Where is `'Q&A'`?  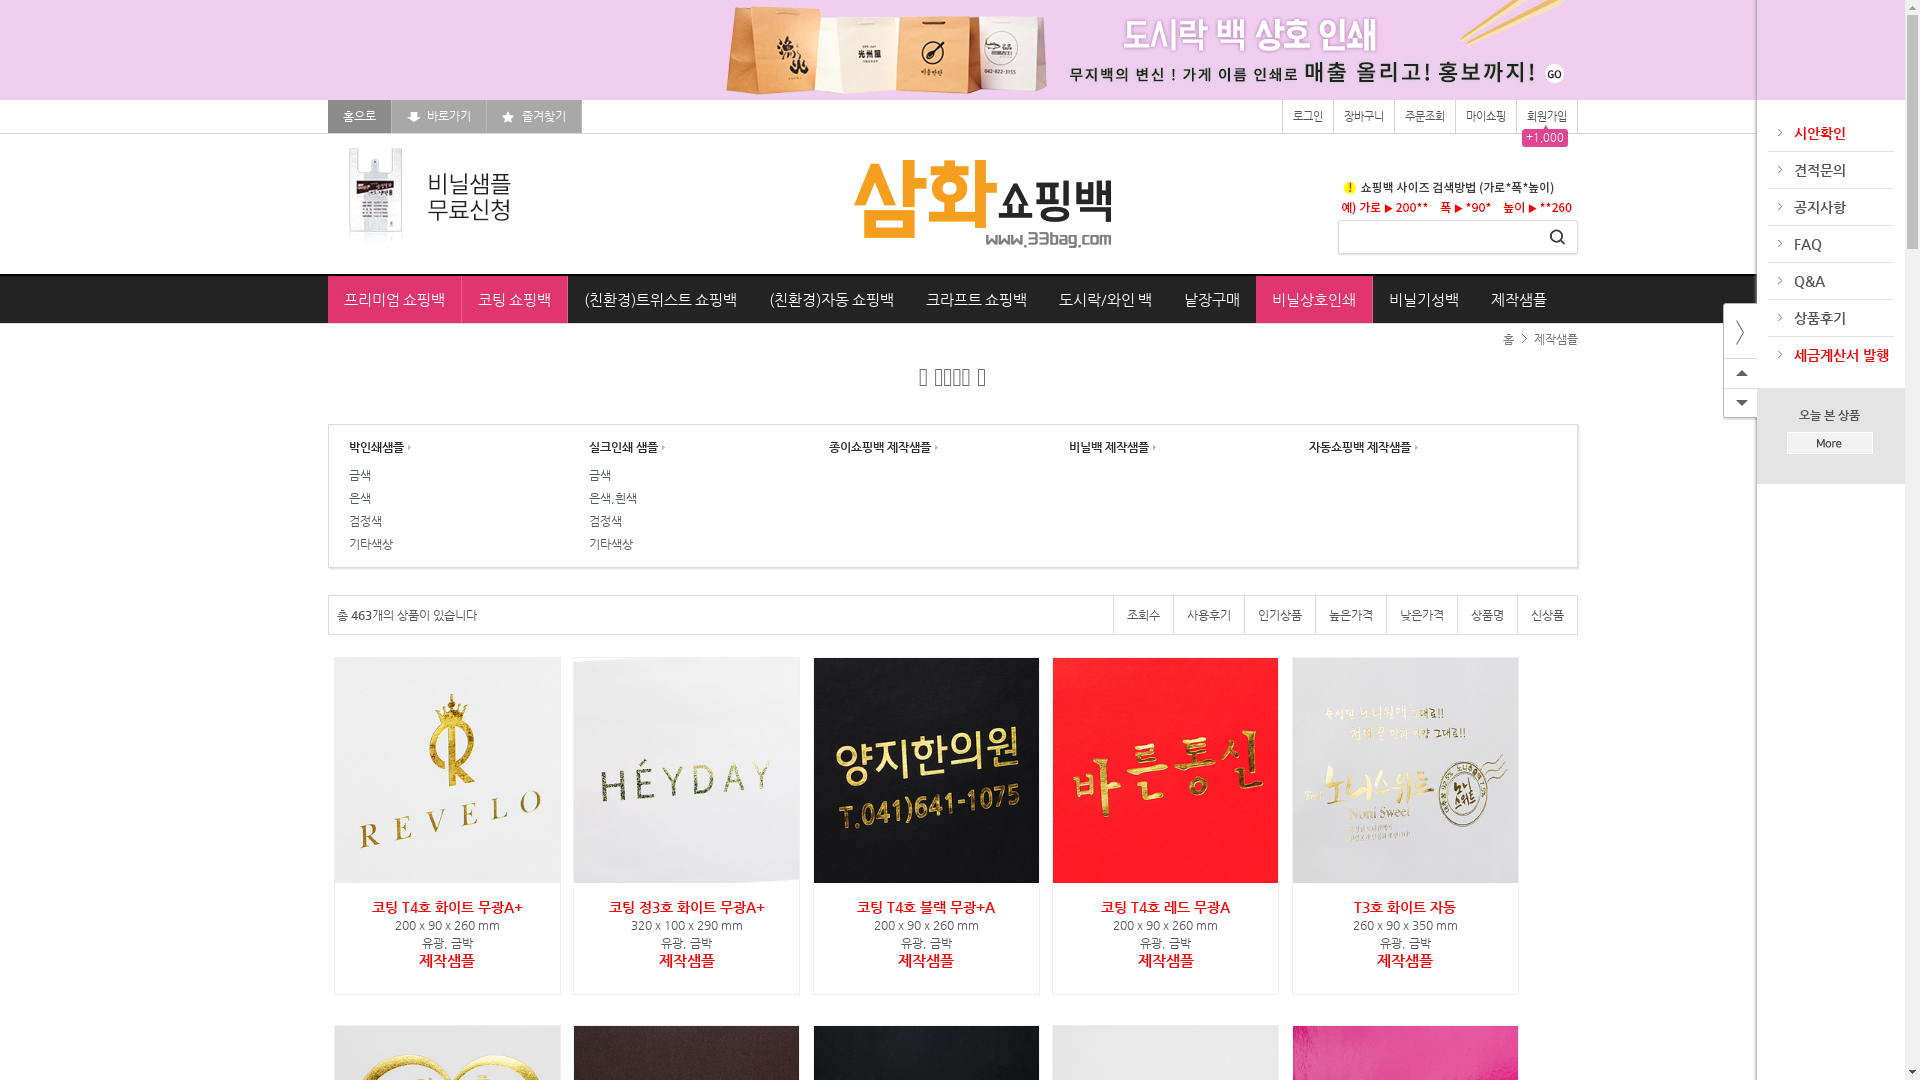 'Q&A' is located at coordinates (1808, 281).